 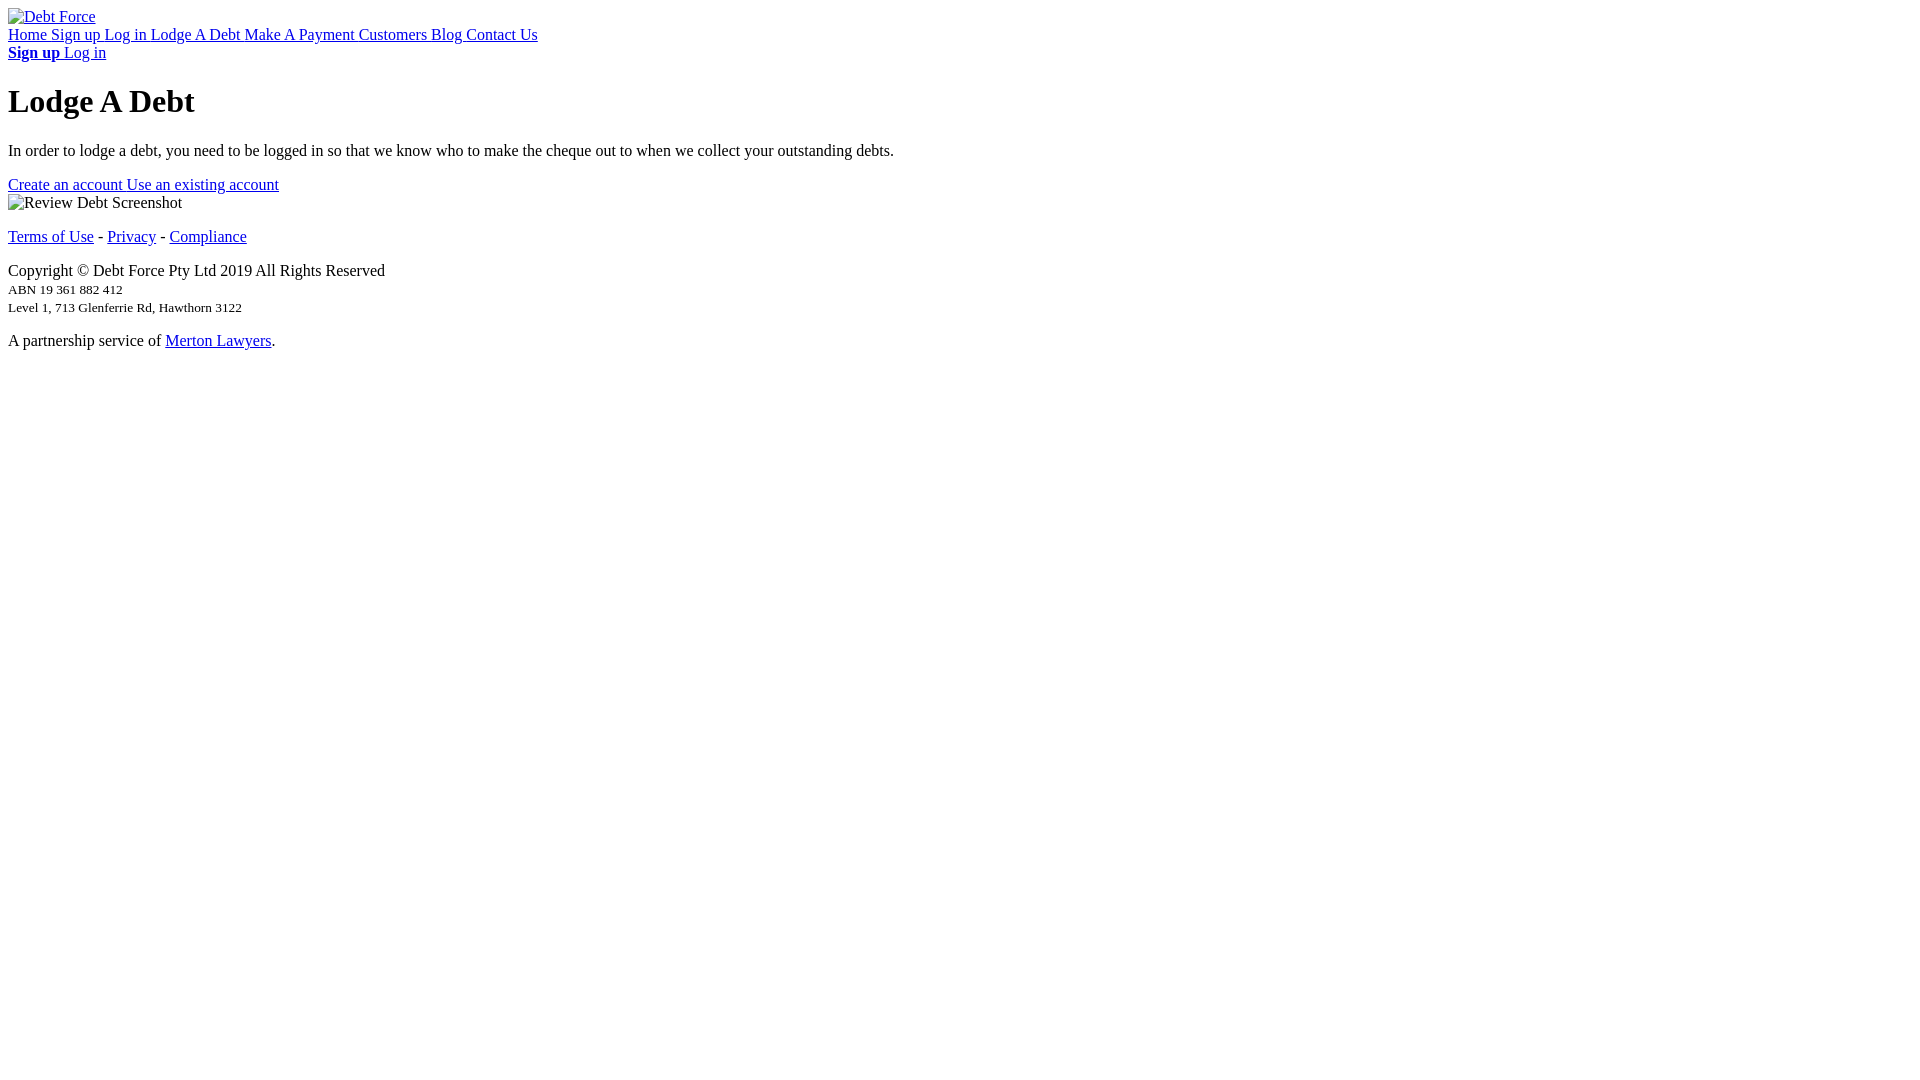 I want to click on 'Sign up', so click(x=77, y=34).